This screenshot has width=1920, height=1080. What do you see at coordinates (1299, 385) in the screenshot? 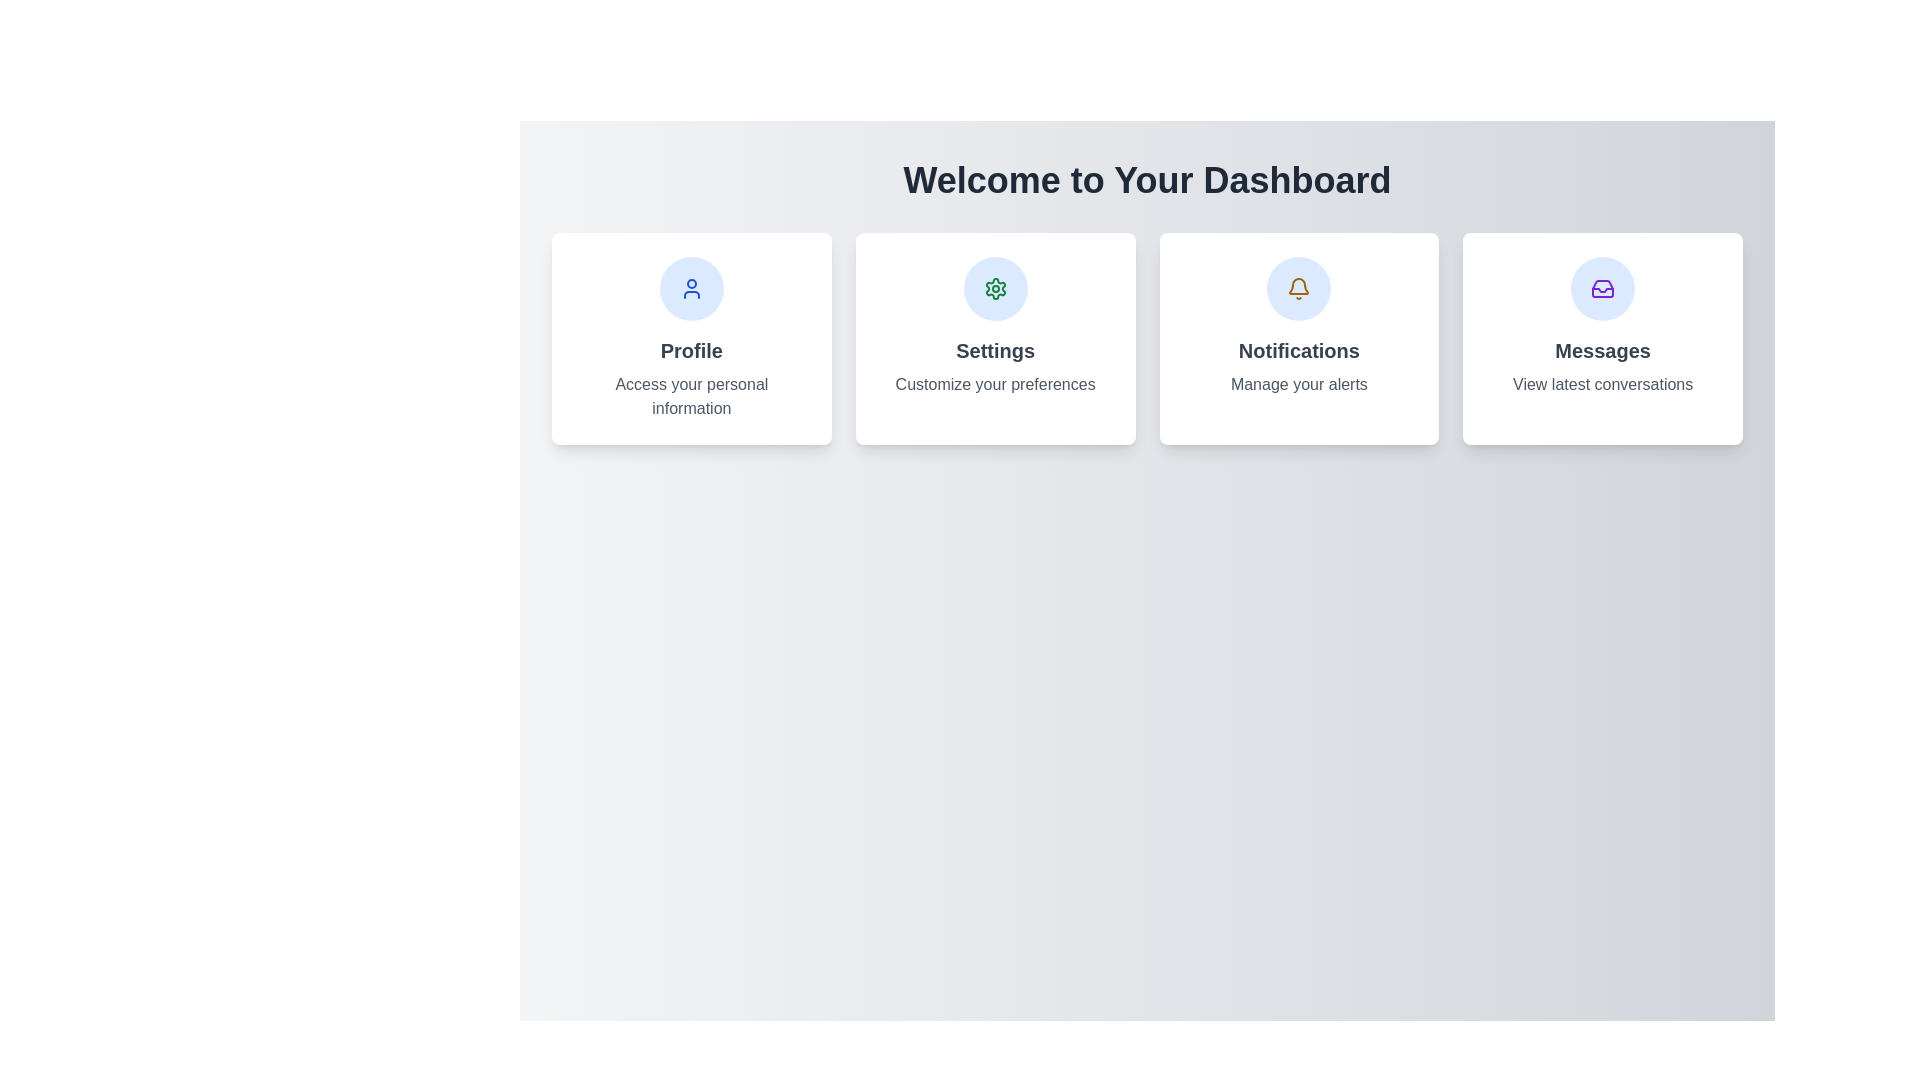
I see `text label that displays 'Manage your alerts', which is styled in gray and located within the 'Notifications' card` at bounding box center [1299, 385].